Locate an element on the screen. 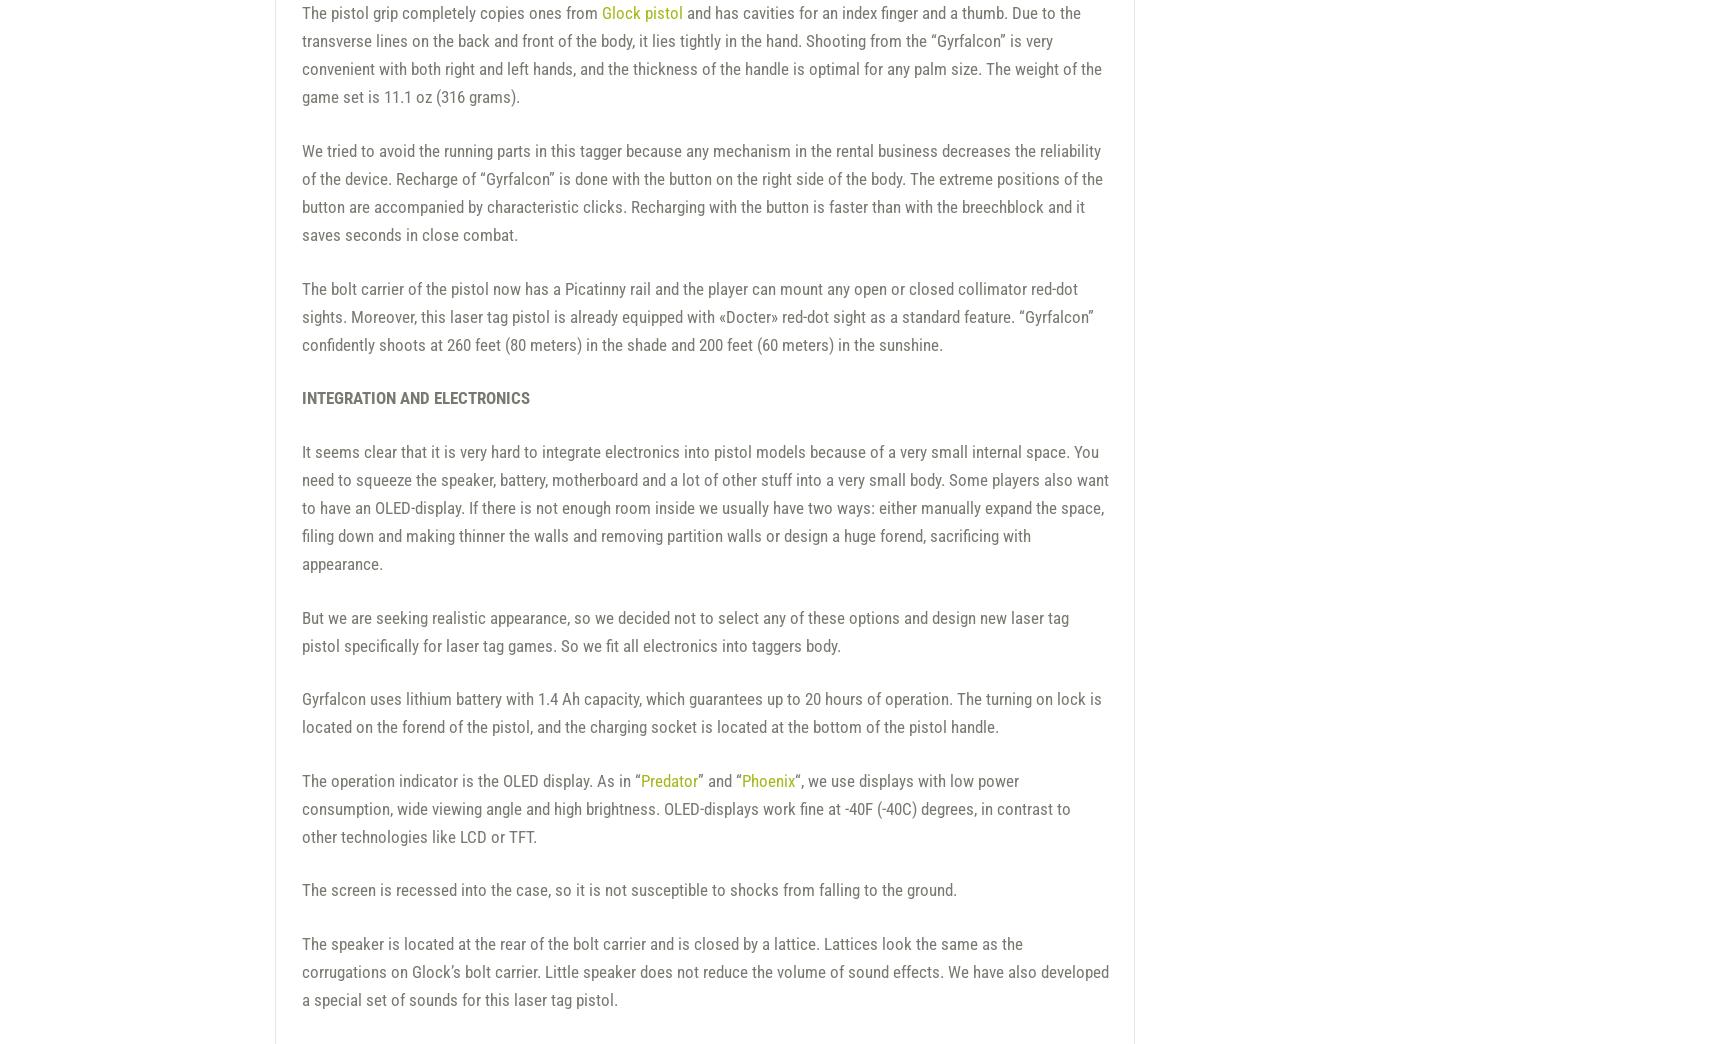 The image size is (1720, 1044). 'The pistol grip completely copies ones from' is located at coordinates (300, 12).